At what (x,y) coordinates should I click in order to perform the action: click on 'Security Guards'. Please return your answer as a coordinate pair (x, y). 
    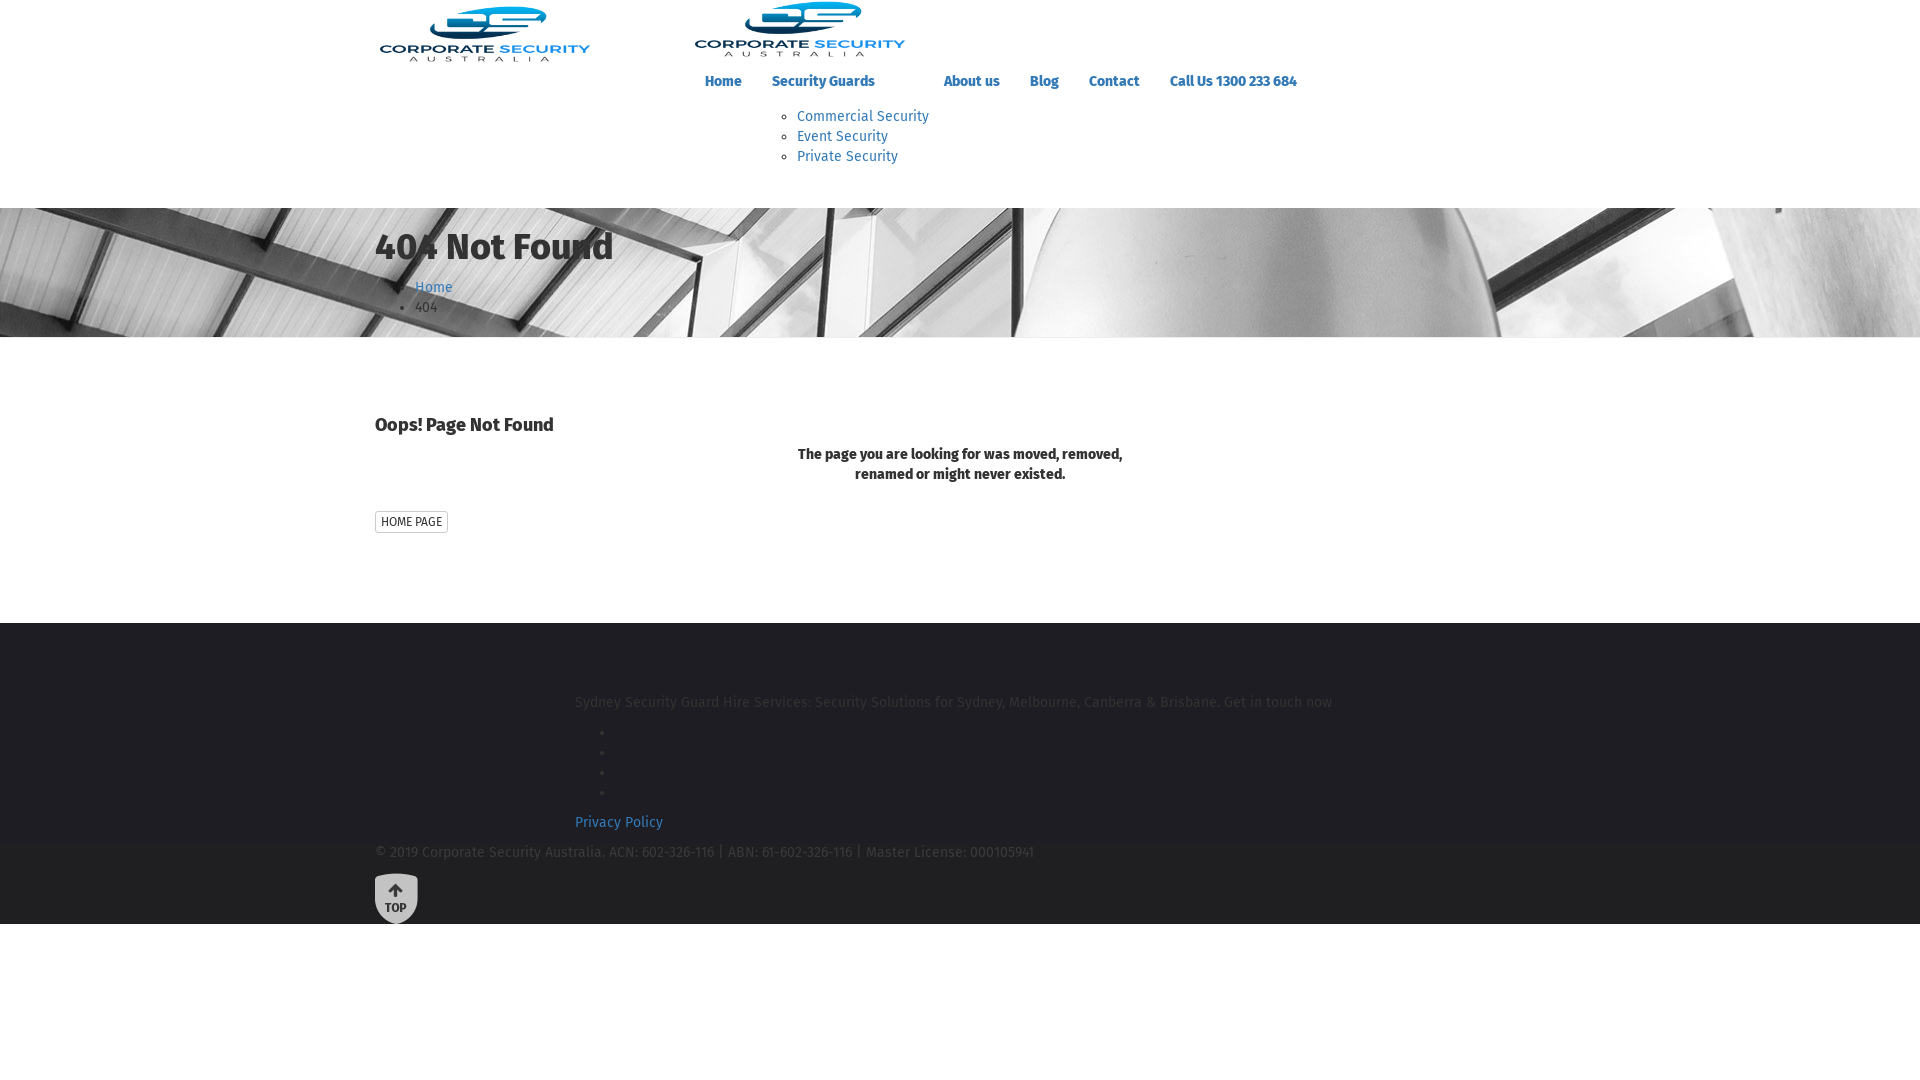
    Looking at the image, I should click on (843, 80).